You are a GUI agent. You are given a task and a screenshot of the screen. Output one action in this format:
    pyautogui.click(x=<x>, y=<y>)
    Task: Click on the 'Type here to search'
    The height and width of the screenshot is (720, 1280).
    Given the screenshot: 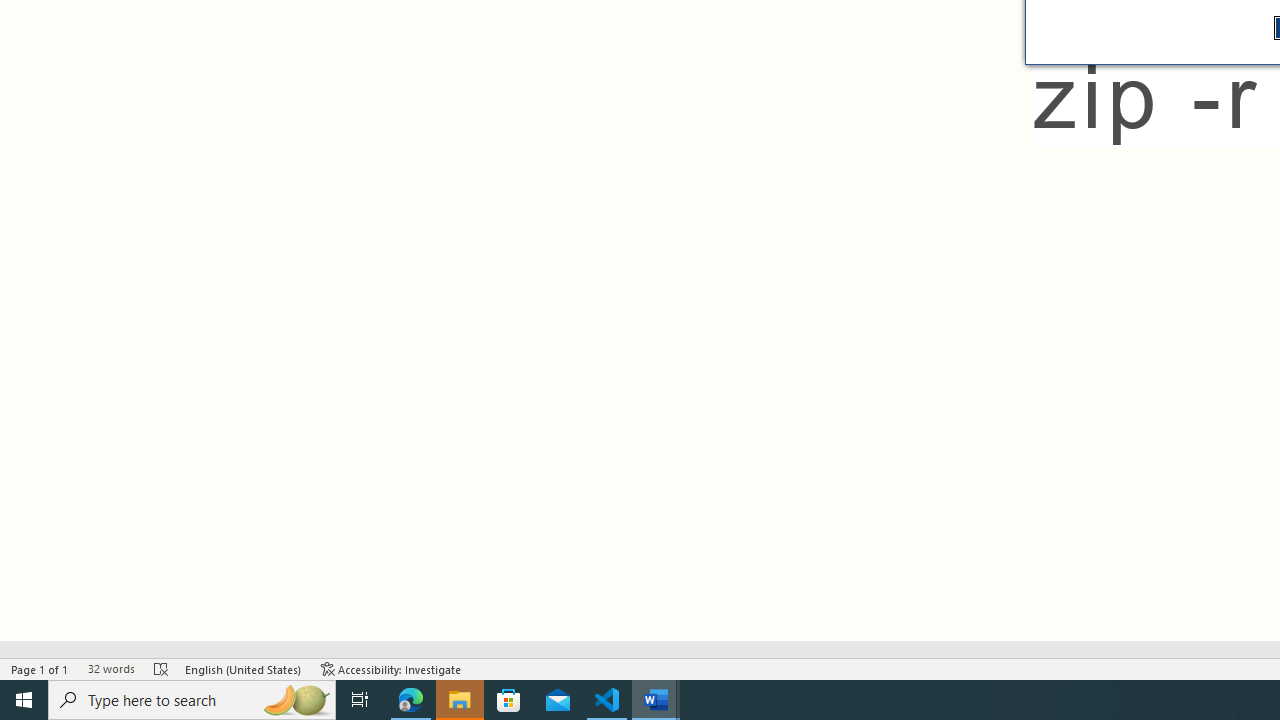 What is the action you would take?
    pyautogui.click(x=192, y=698)
    